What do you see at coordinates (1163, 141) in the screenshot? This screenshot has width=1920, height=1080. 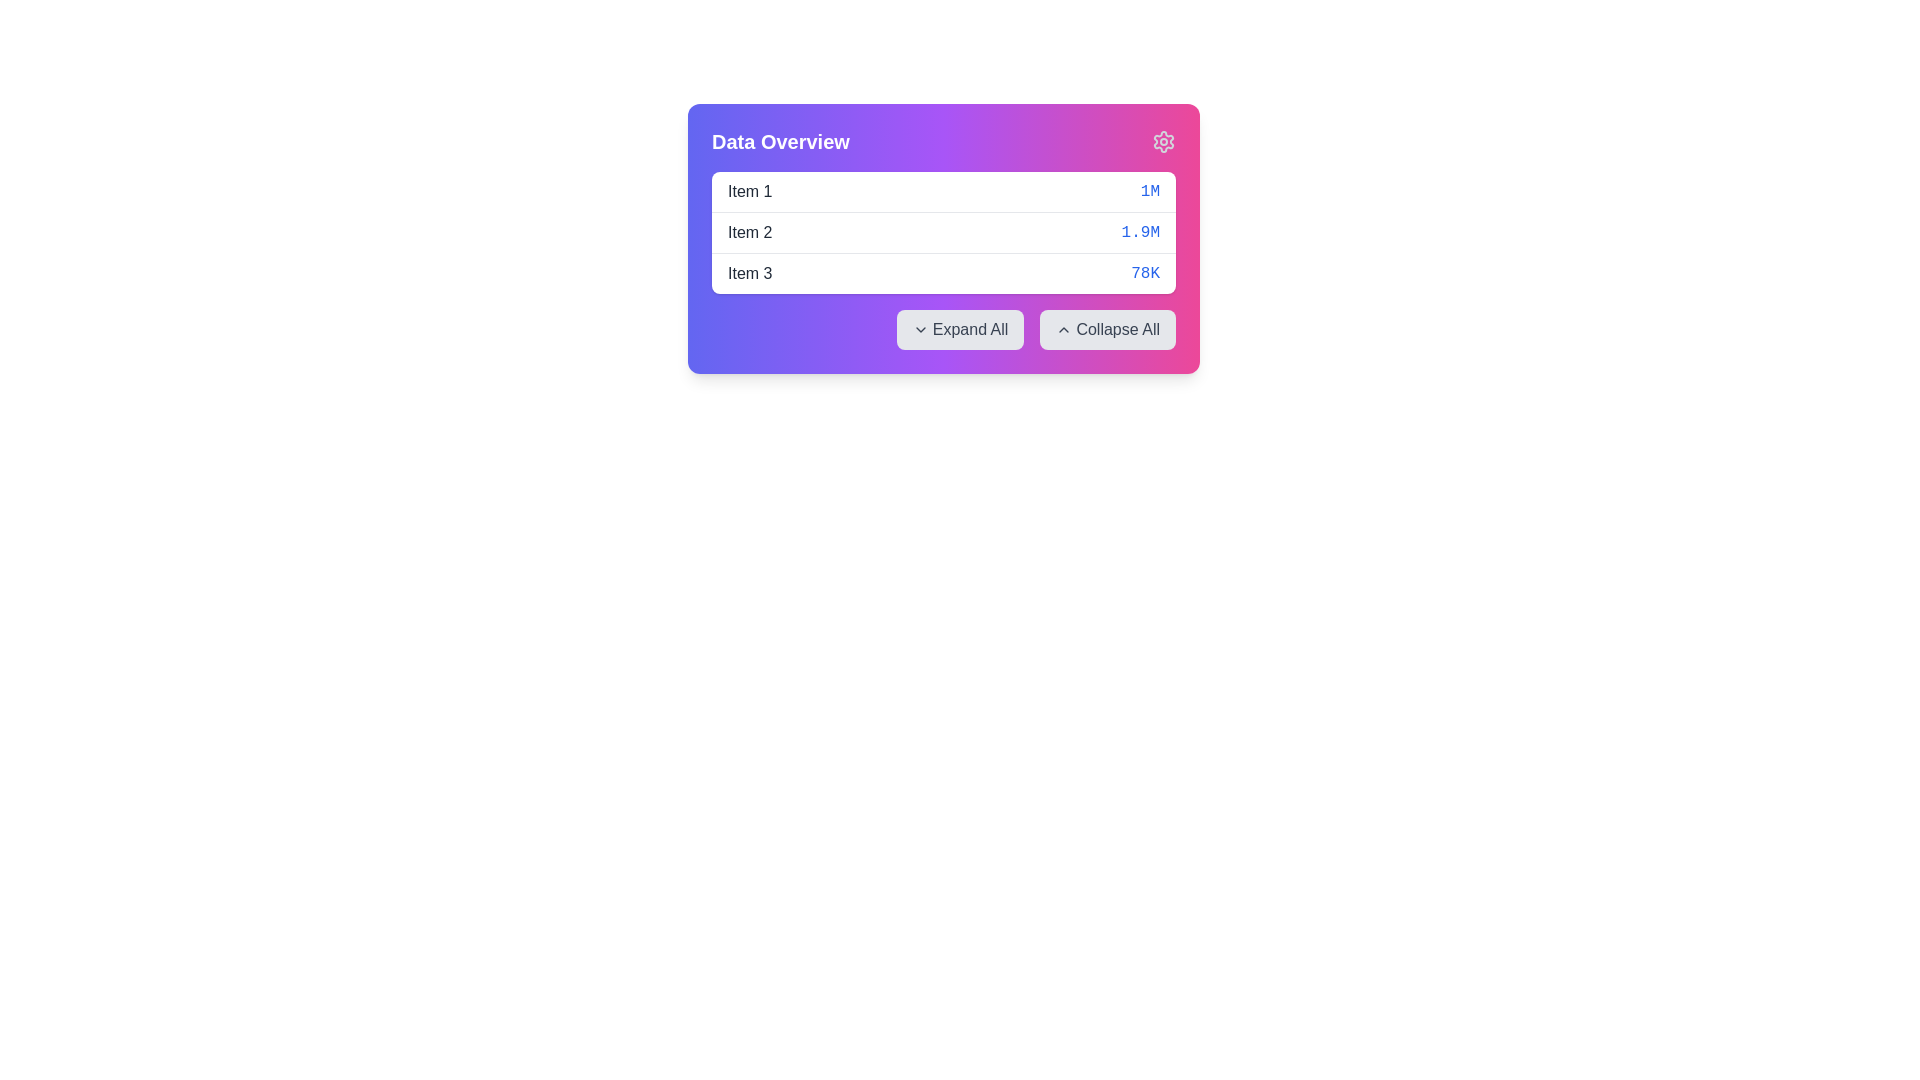 I see `the center of the pink gear-shaped settings icon located in the top-right corner of the 'Data Overview' card` at bounding box center [1163, 141].